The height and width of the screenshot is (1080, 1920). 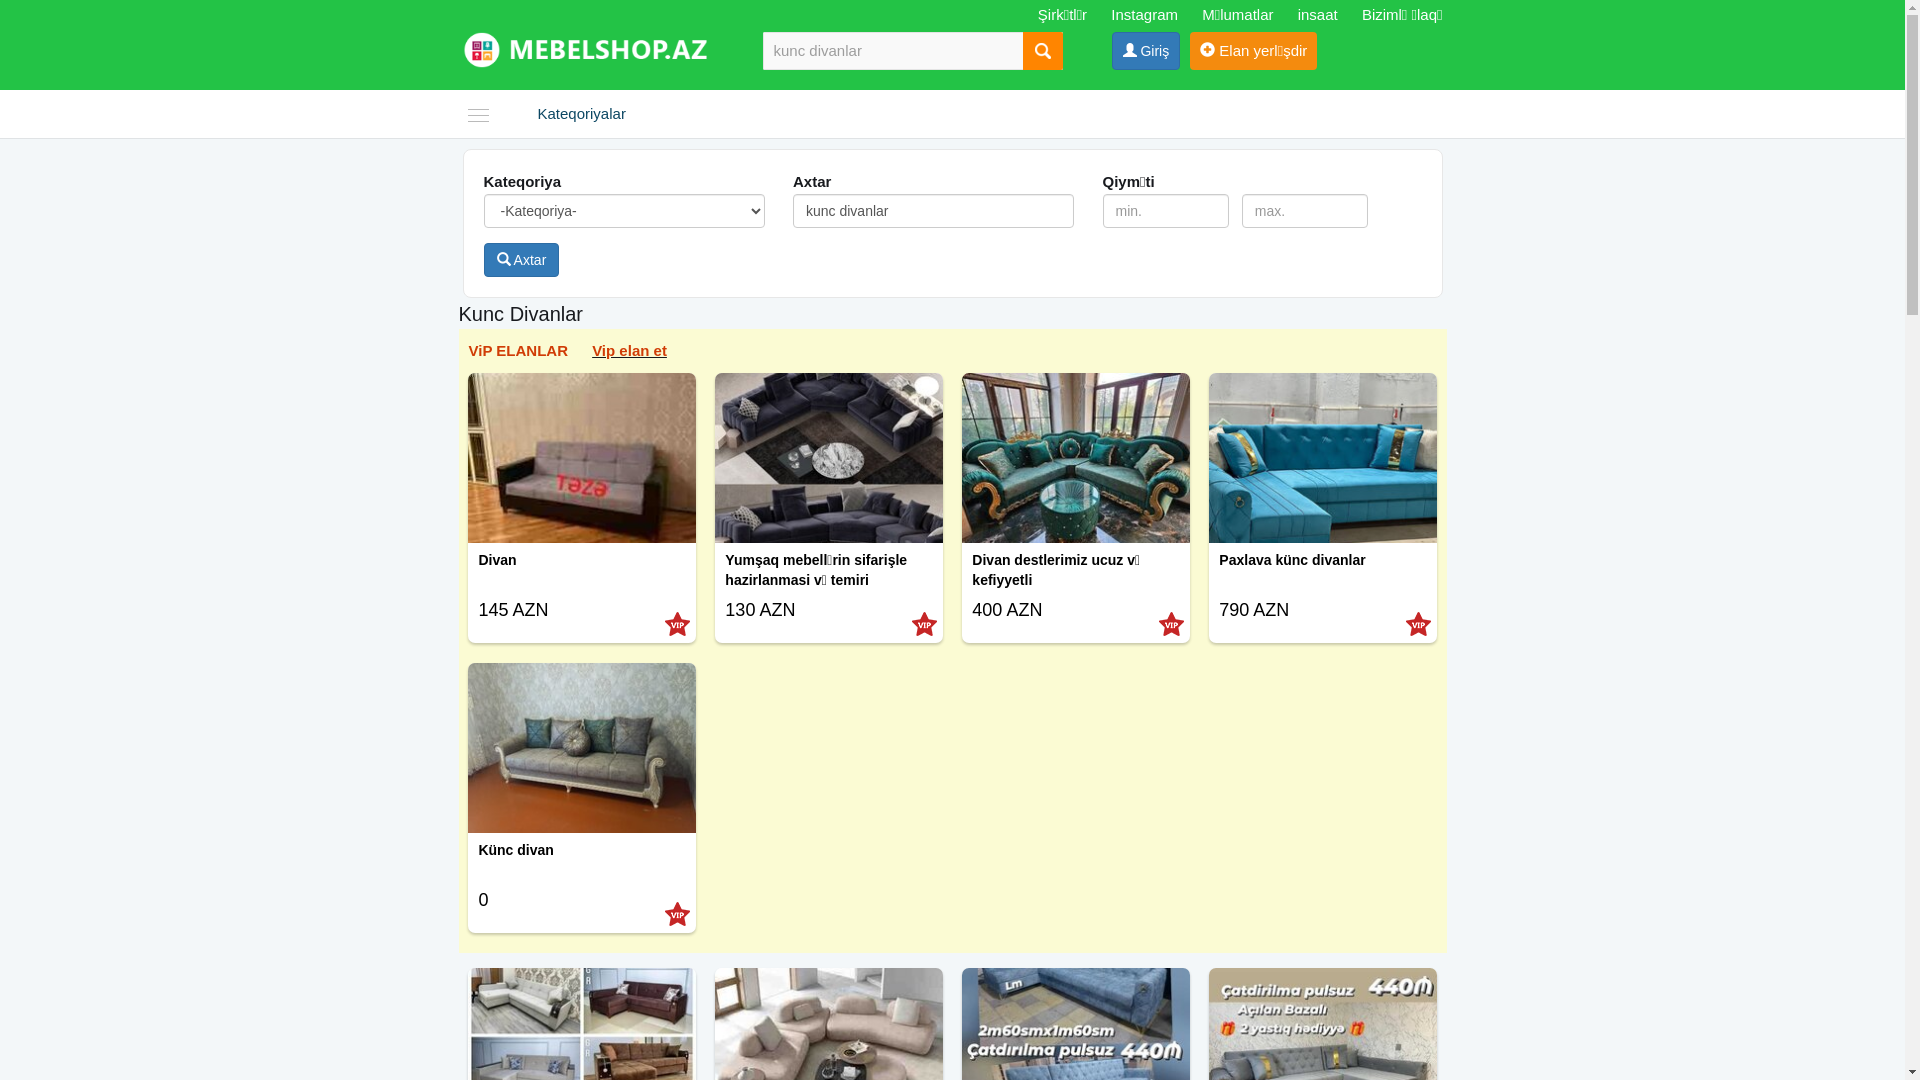 I want to click on 'Instagram', so click(x=1109, y=14).